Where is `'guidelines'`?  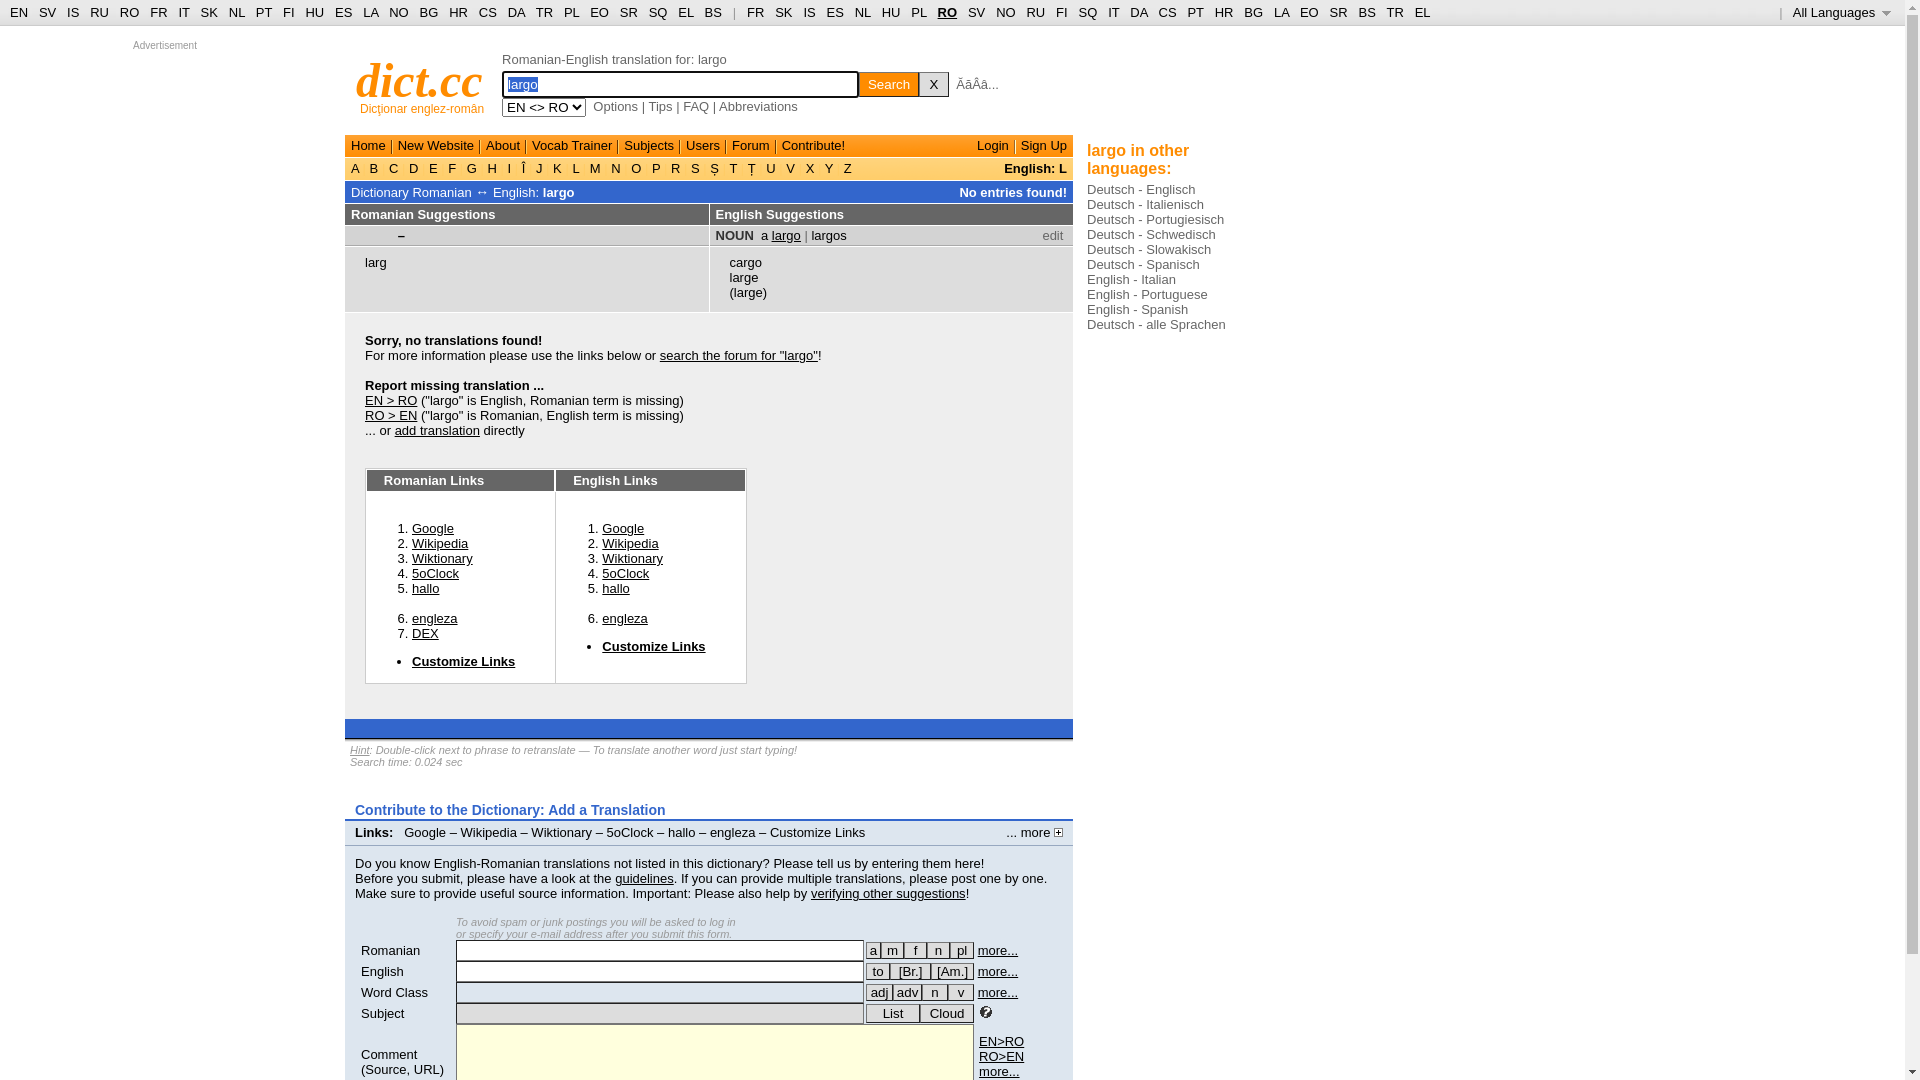 'guidelines' is located at coordinates (644, 877).